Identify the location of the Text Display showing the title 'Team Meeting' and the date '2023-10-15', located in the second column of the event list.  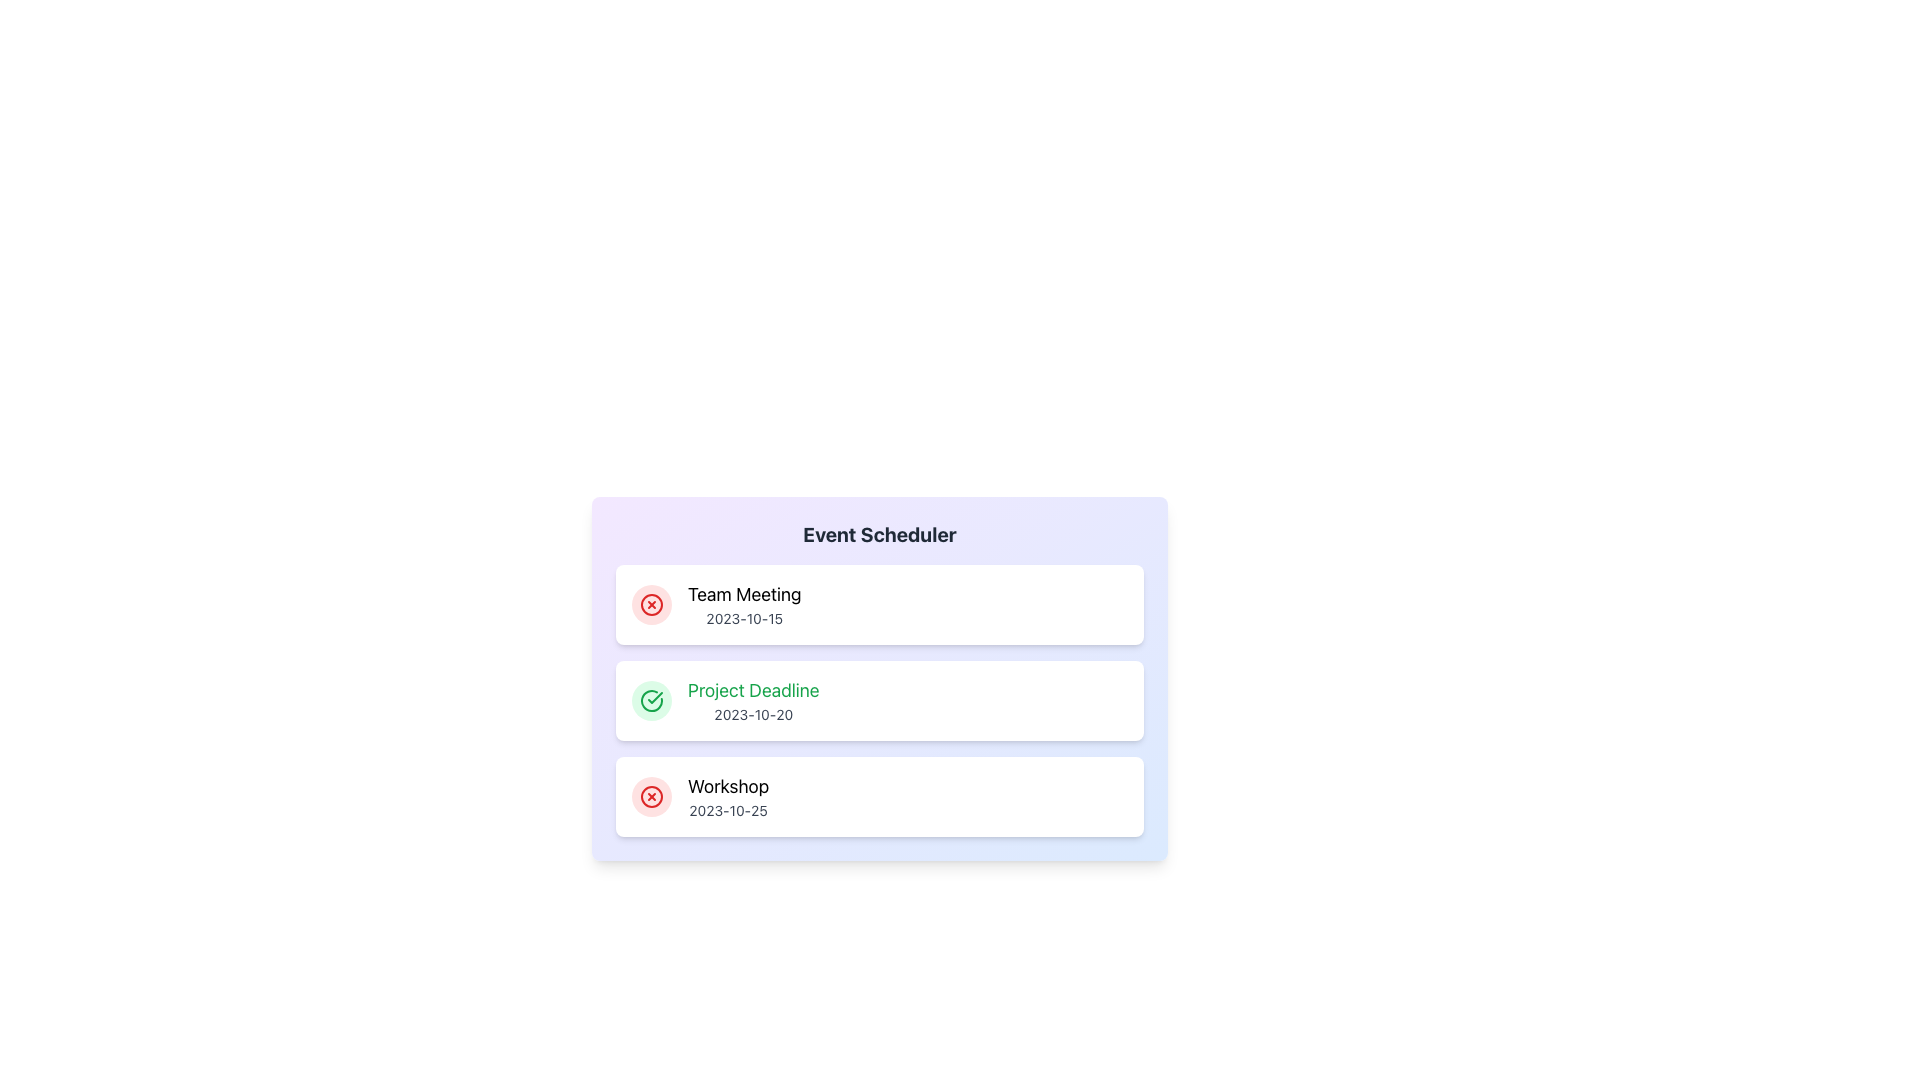
(743, 604).